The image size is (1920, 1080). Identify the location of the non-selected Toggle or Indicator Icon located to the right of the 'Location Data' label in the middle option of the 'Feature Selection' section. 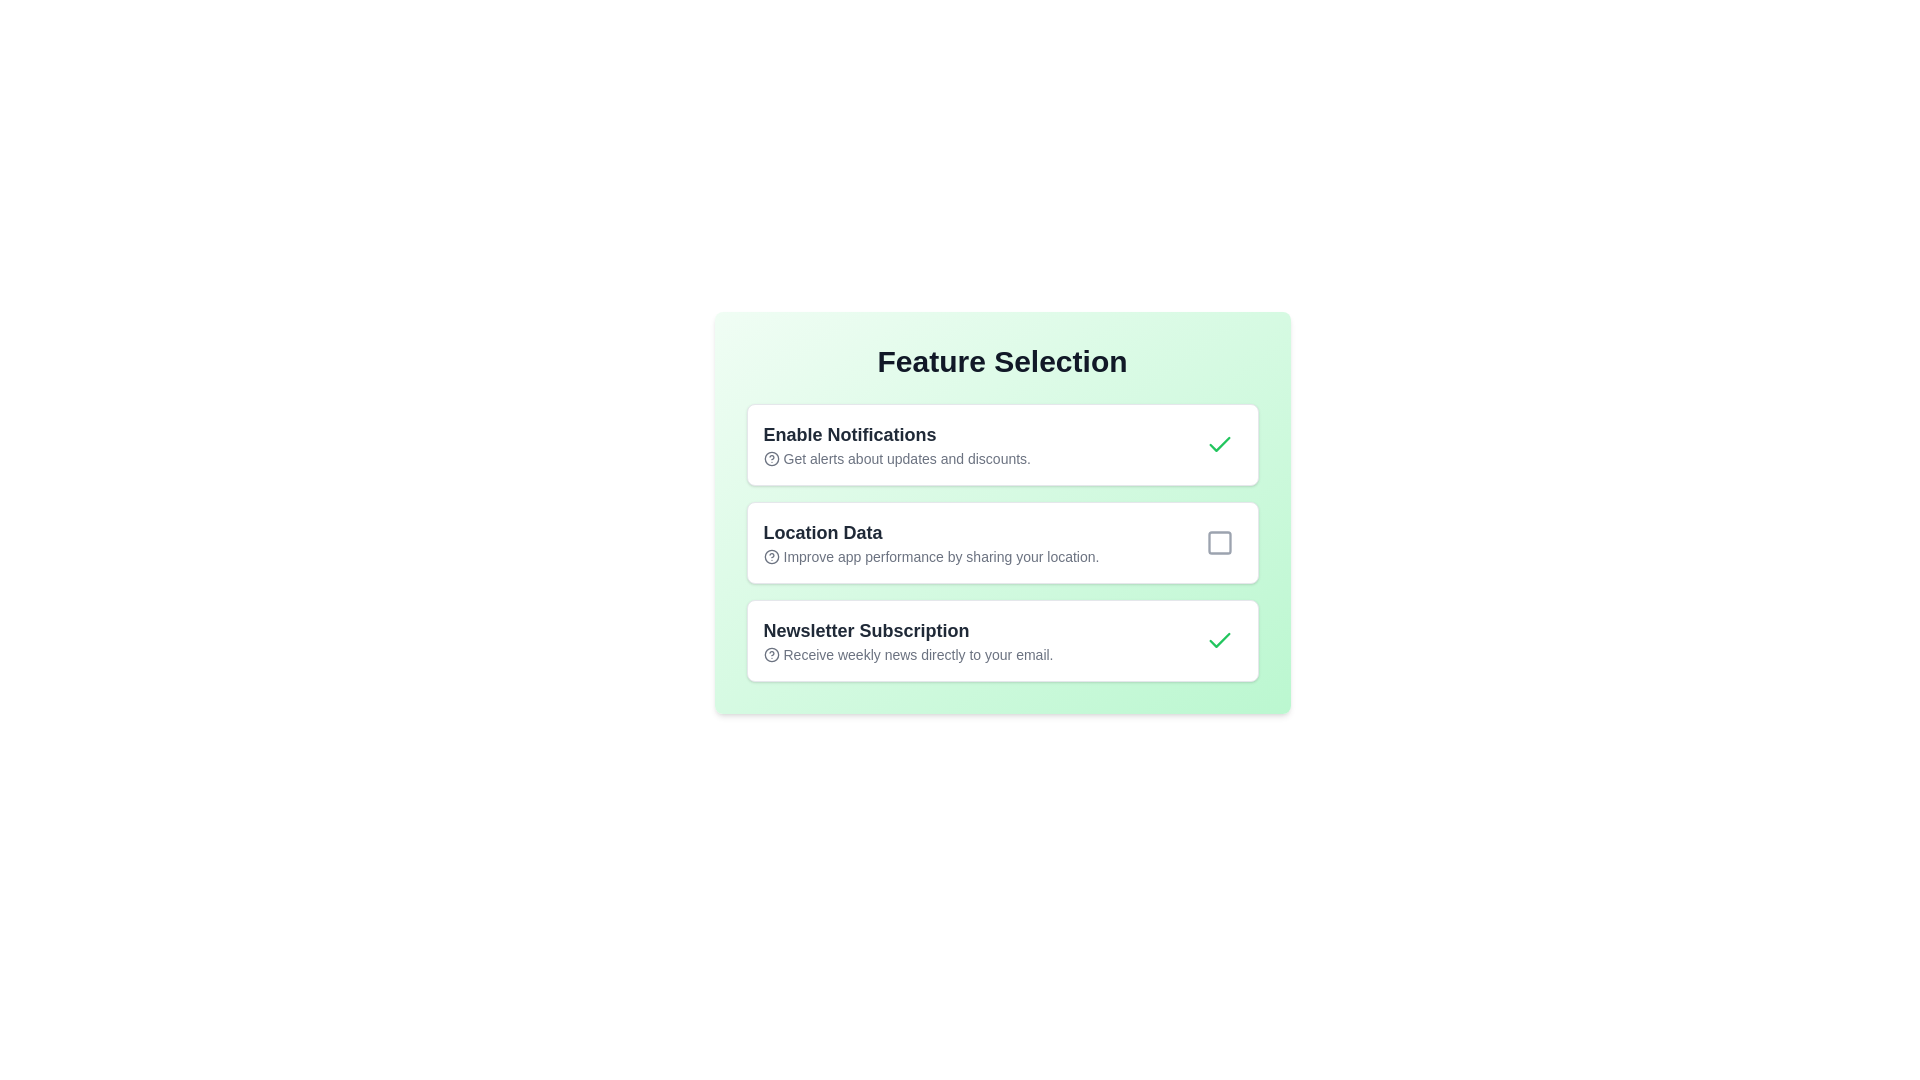
(1218, 543).